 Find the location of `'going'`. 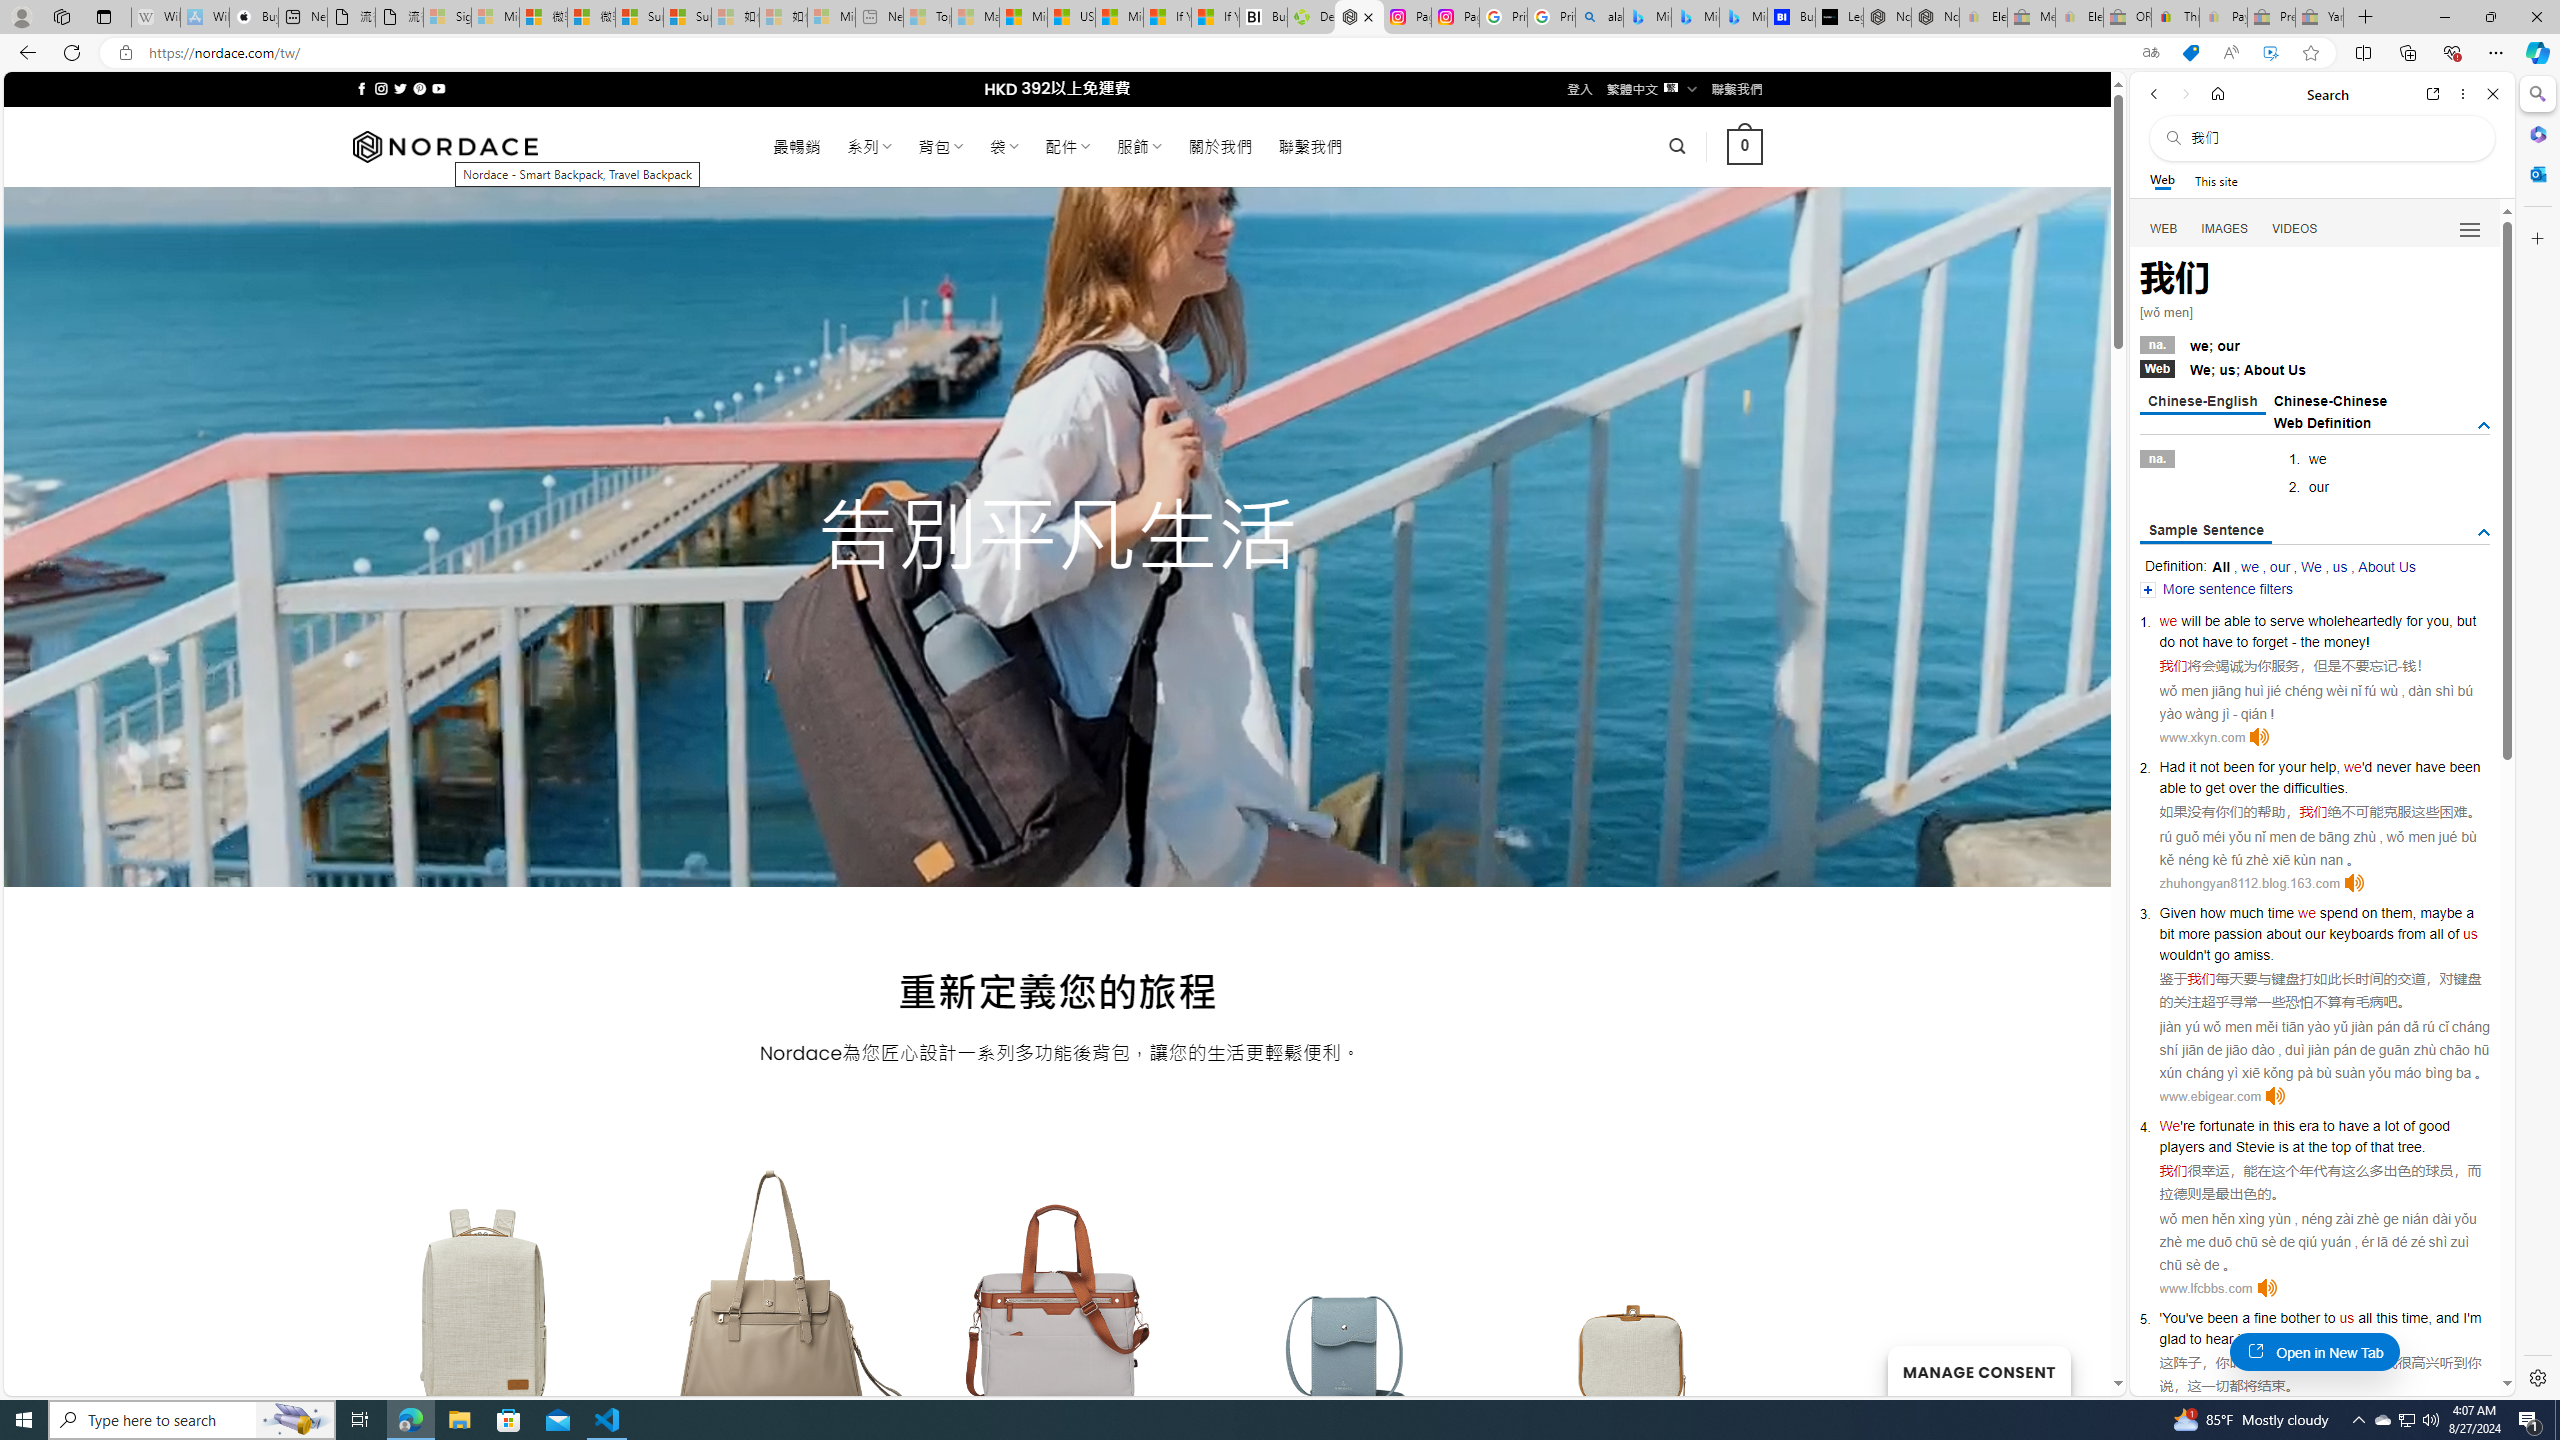

'going' is located at coordinates (2274, 1337).